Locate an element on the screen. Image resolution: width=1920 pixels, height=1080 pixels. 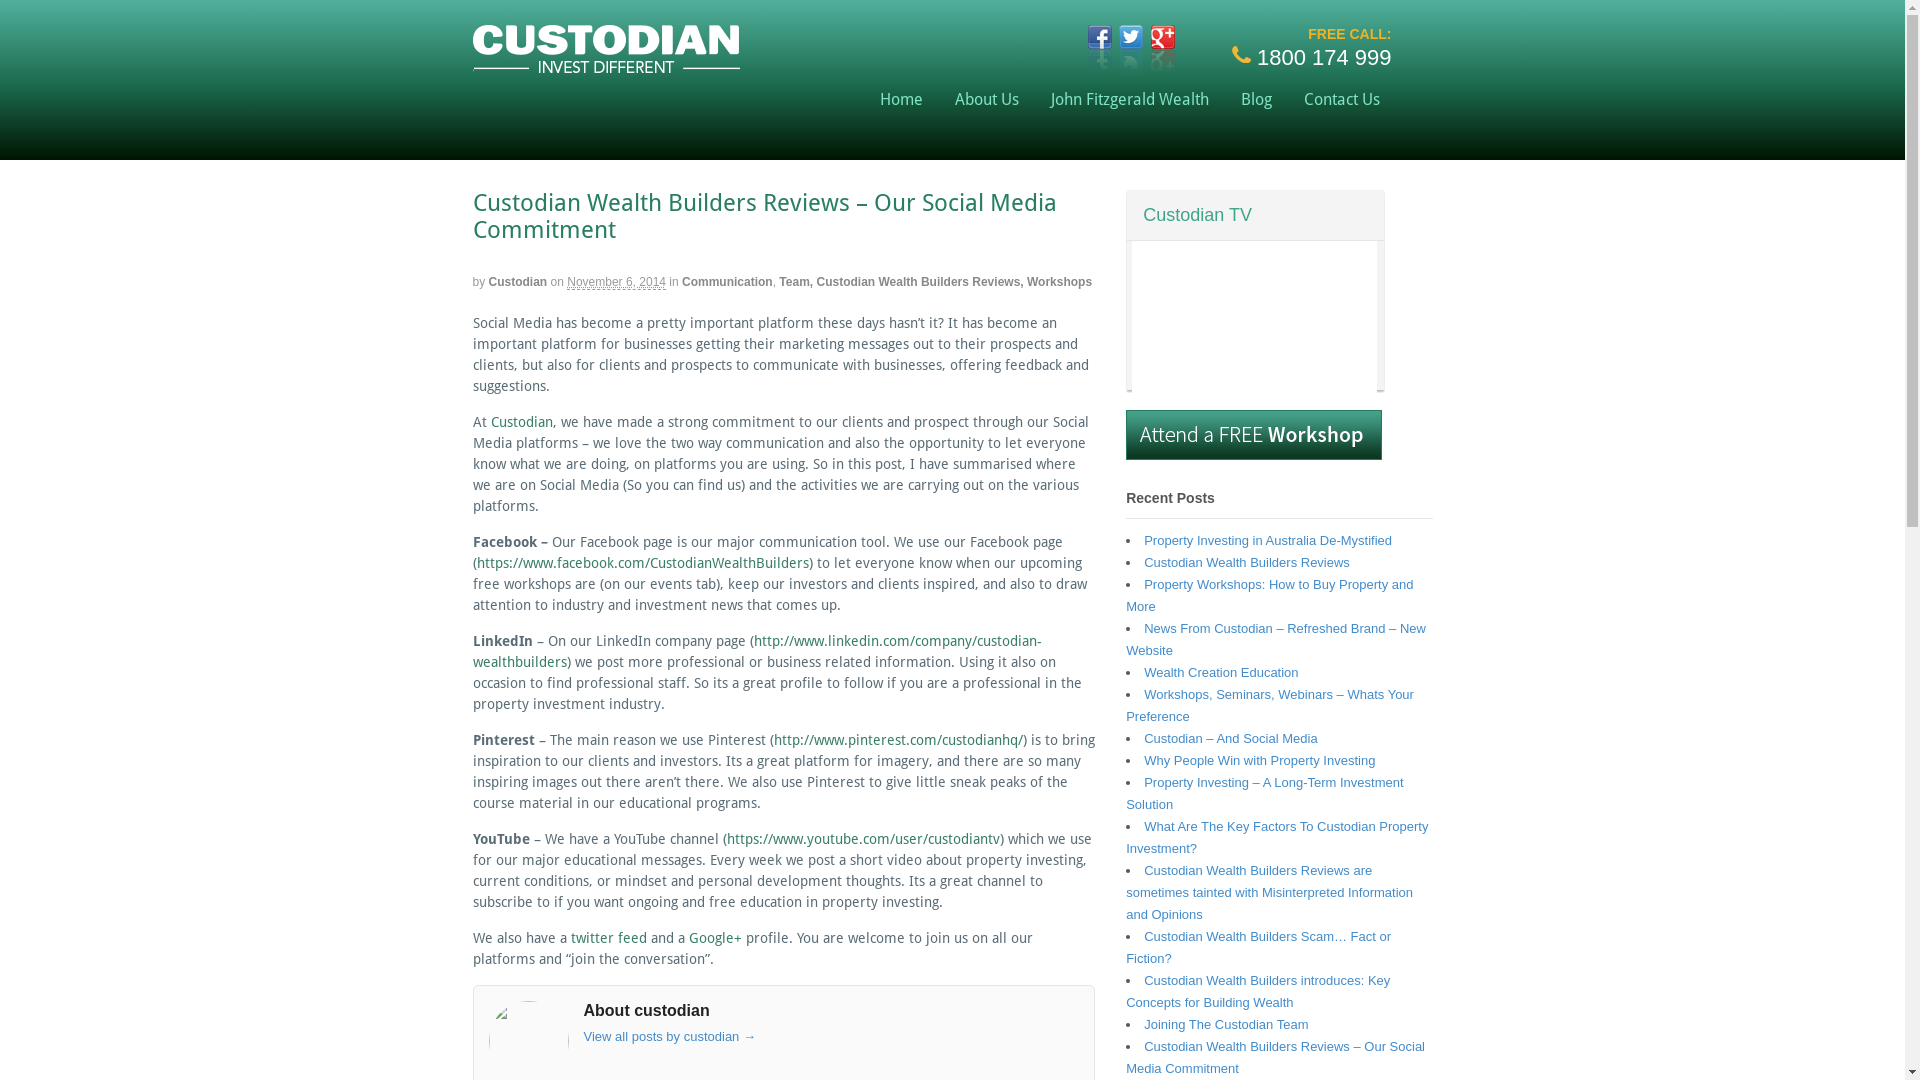
'Contact Us' is located at coordinates (1287, 99).